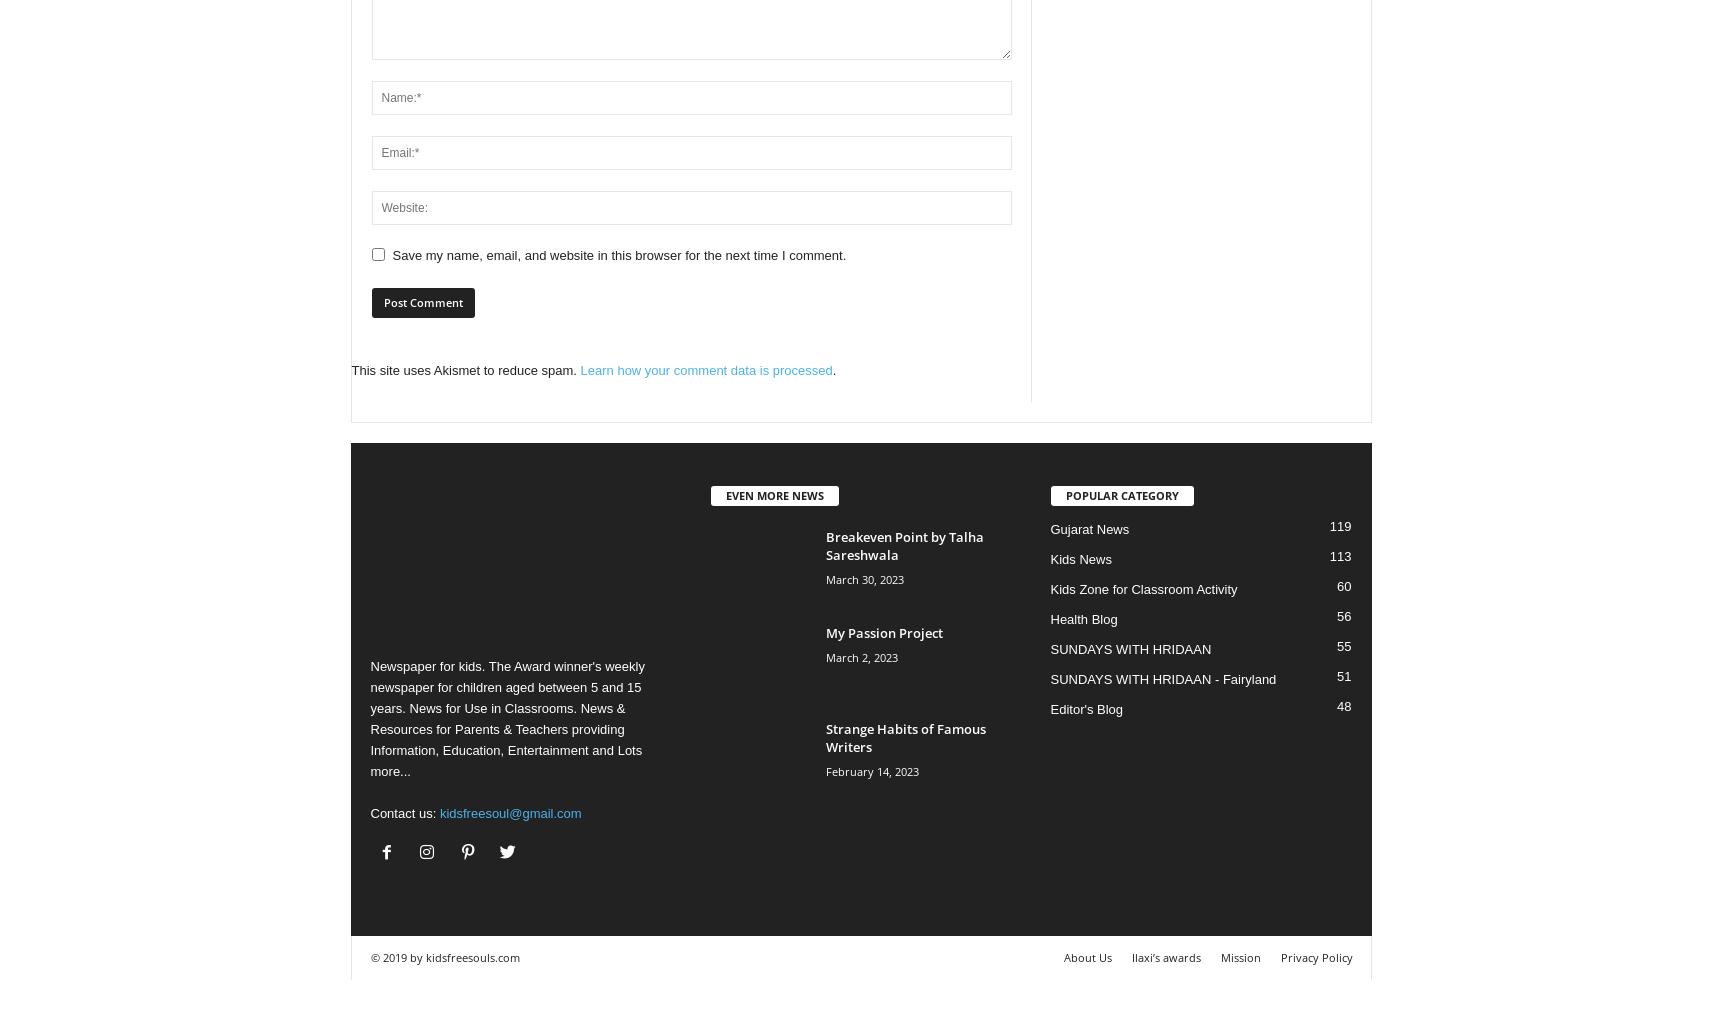  I want to click on 'About Us', so click(1085, 956).